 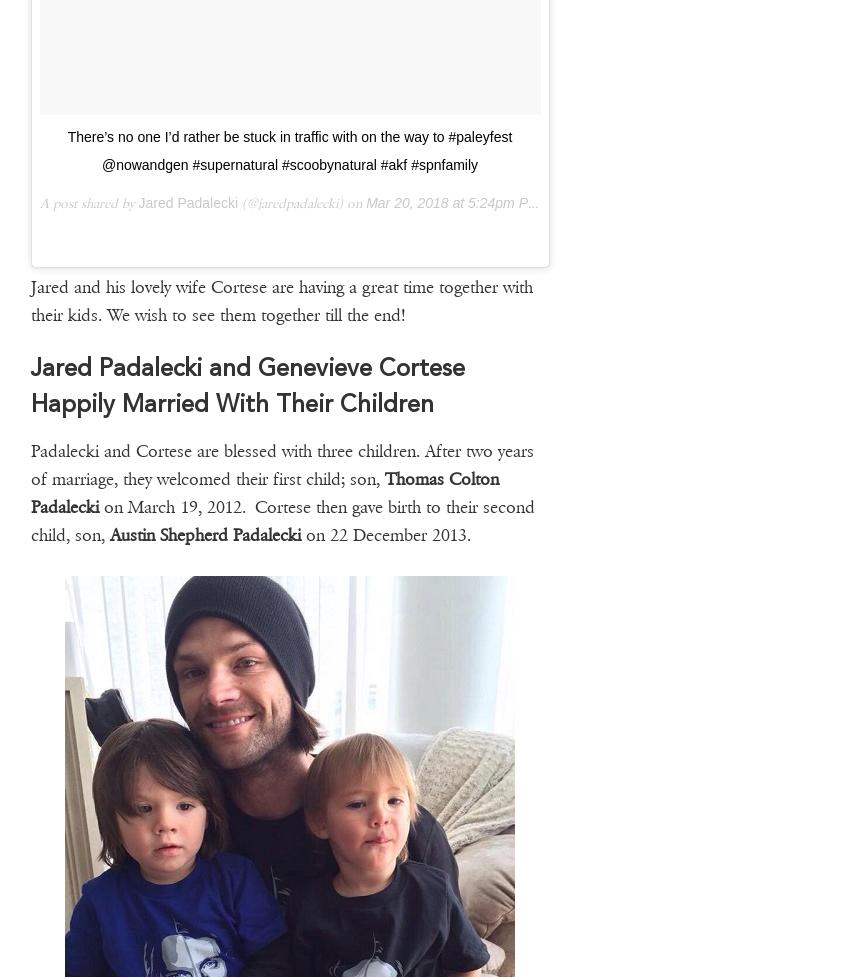 What do you see at coordinates (281, 519) in the screenshot?
I see `'on March 19, 2012. Cortese then gave birth to their second child, son,'` at bounding box center [281, 519].